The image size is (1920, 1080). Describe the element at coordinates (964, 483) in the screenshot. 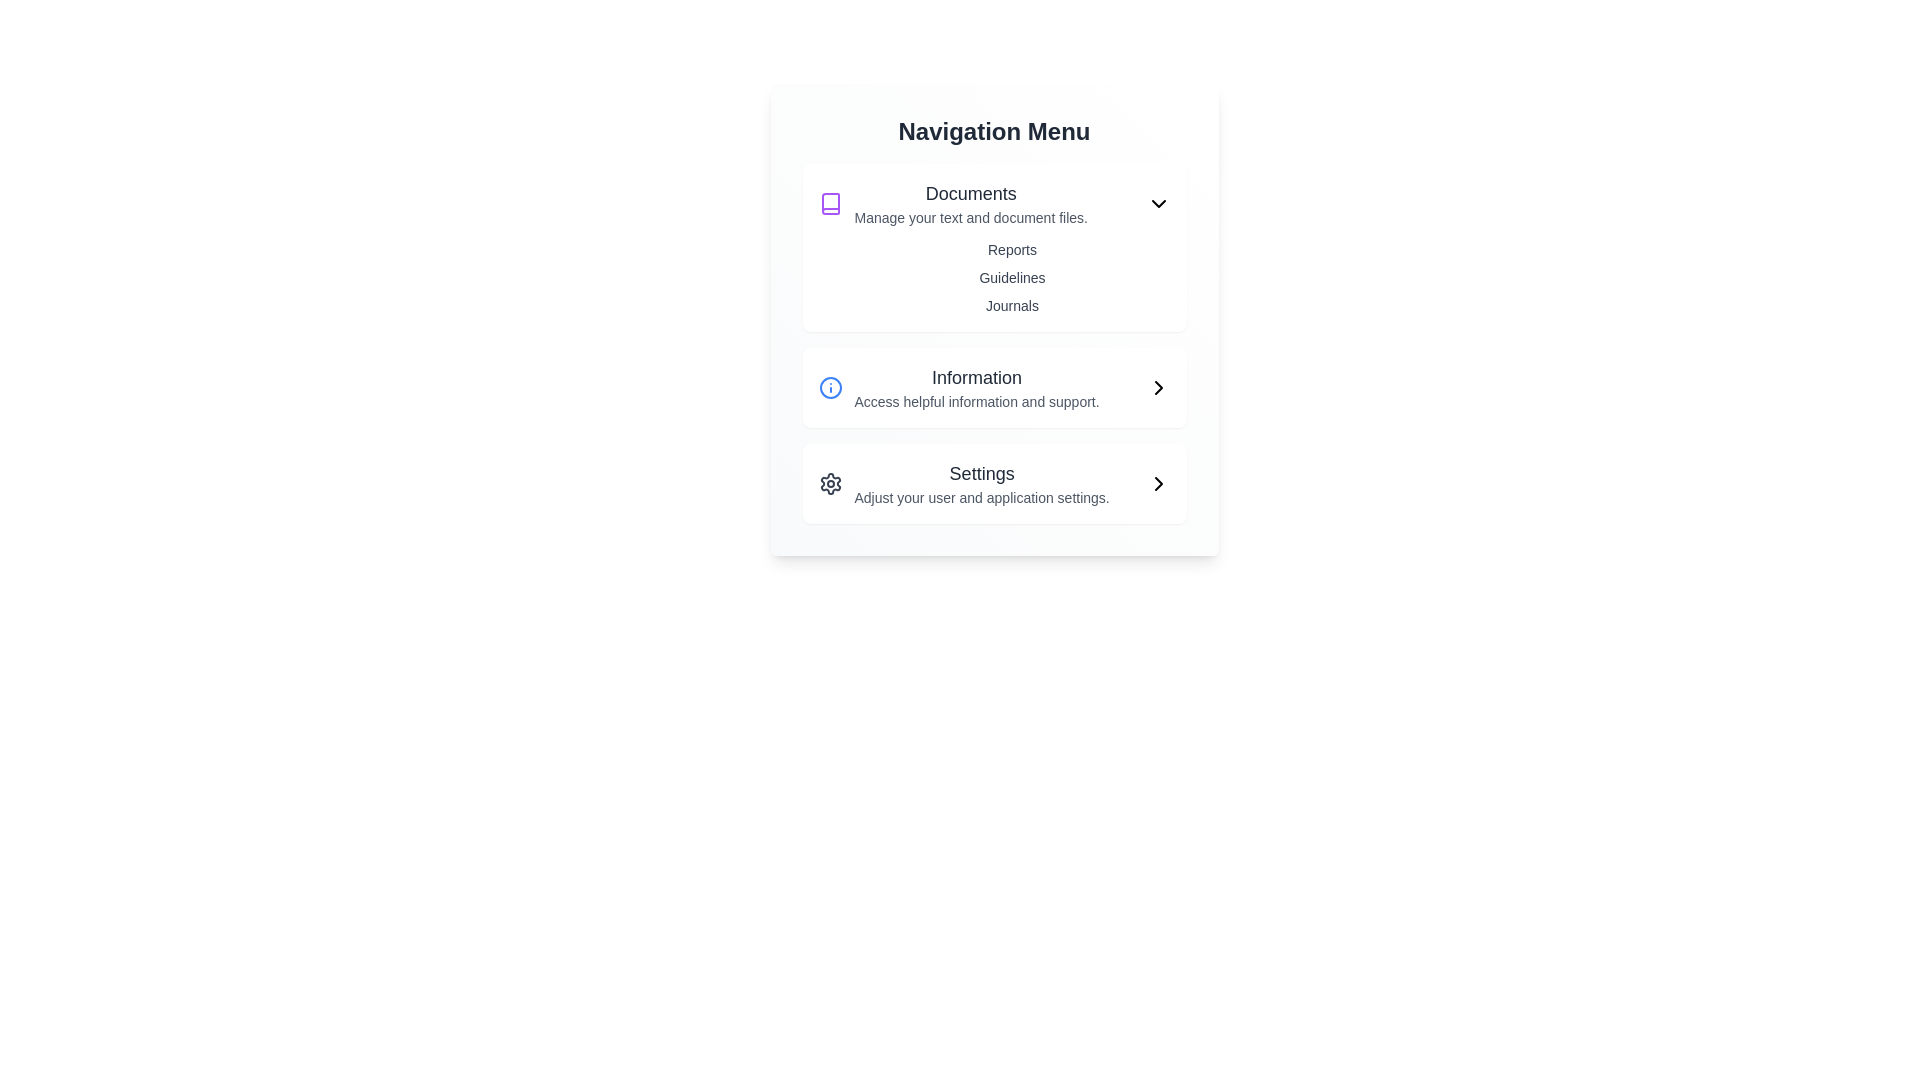

I see `the 'Settings' menu option in the navigation menu` at that location.